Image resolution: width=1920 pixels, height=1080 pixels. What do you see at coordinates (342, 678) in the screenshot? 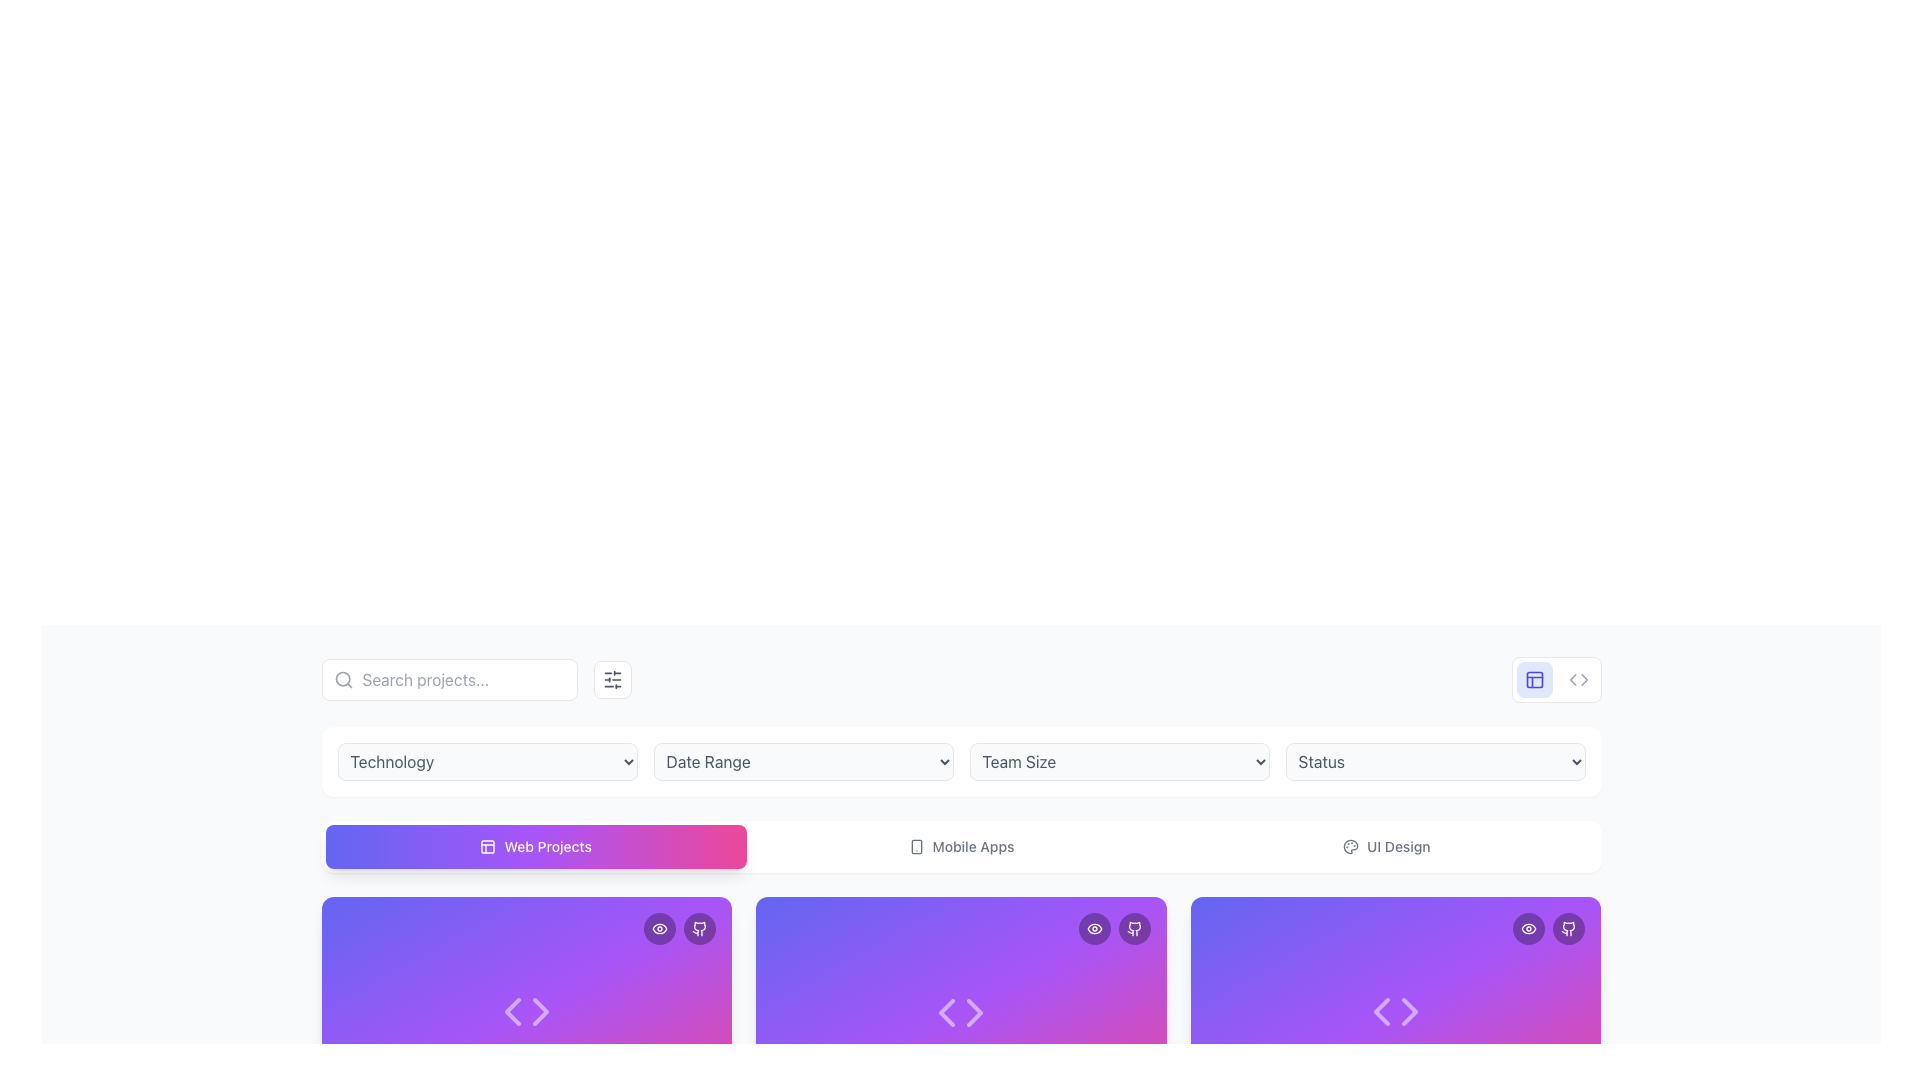
I see `the circular element representing the lens of the search icon located at the left side of the search input bar` at bounding box center [342, 678].